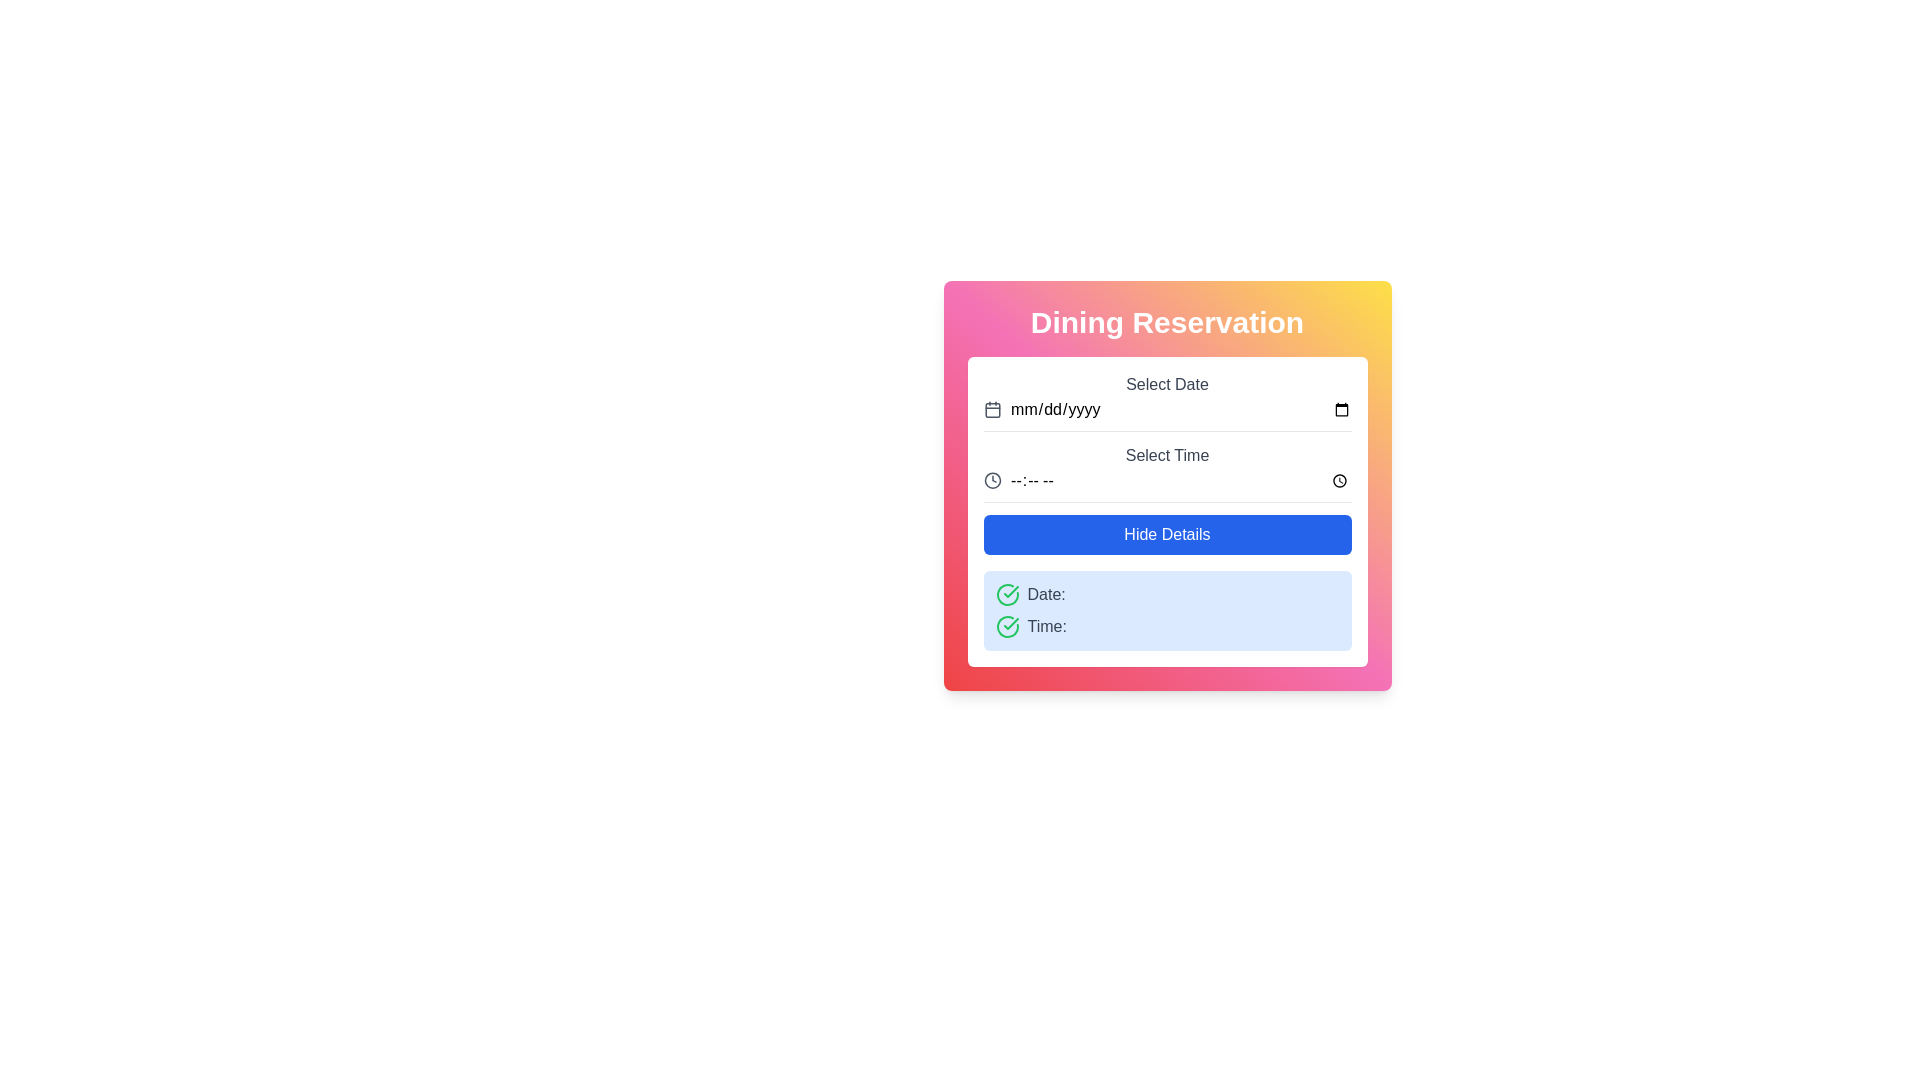 Image resolution: width=1920 pixels, height=1080 pixels. What do you see at coordinates (1167, 534) in the screenshot?
I see `the 'Hide Details' button, which is a blue rectangular button with white text and rounded corners, located below the input fields and above the detail display area` at bounding box center [1167, 534].